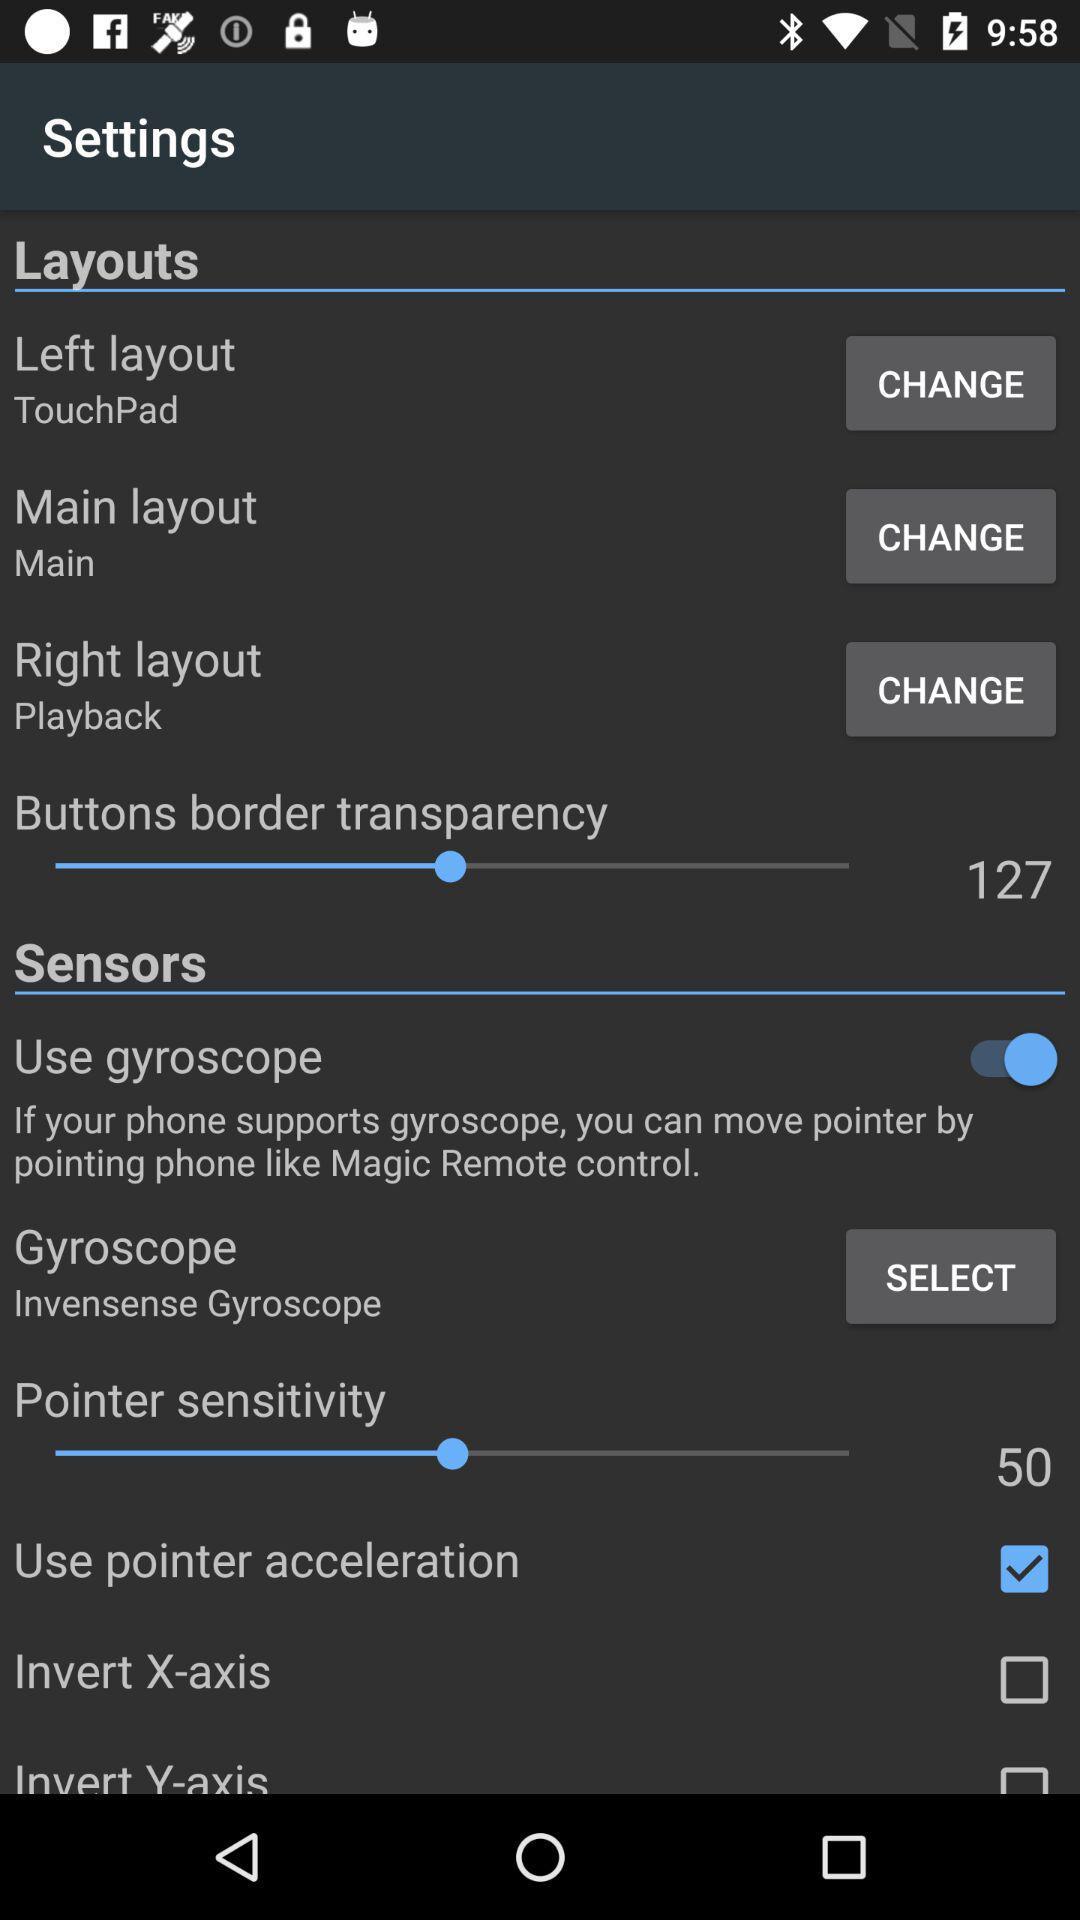 The width and height of the screenshot is (1080, 1920). What do you see at coordinates (950, 1275) in the screenshot?
I see `the item to the right of invensense gyroscope` at bounding box center [950, 1275].